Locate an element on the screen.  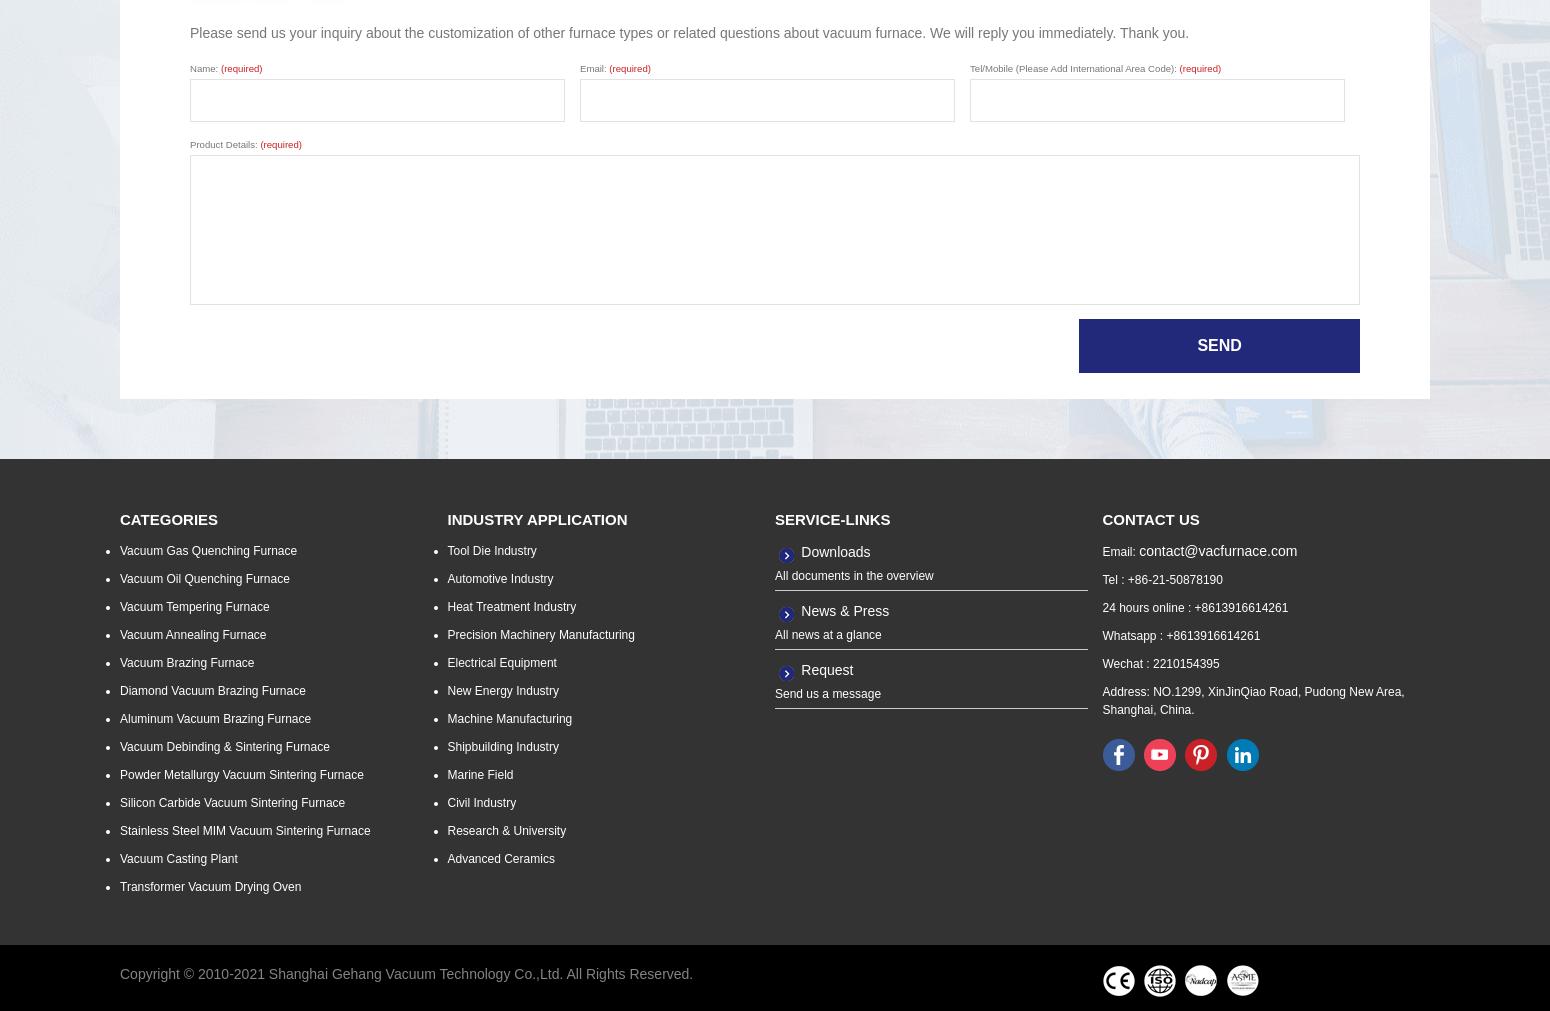
'Whatsapp : +8613916614261' is located at coordinates (1180, 635).